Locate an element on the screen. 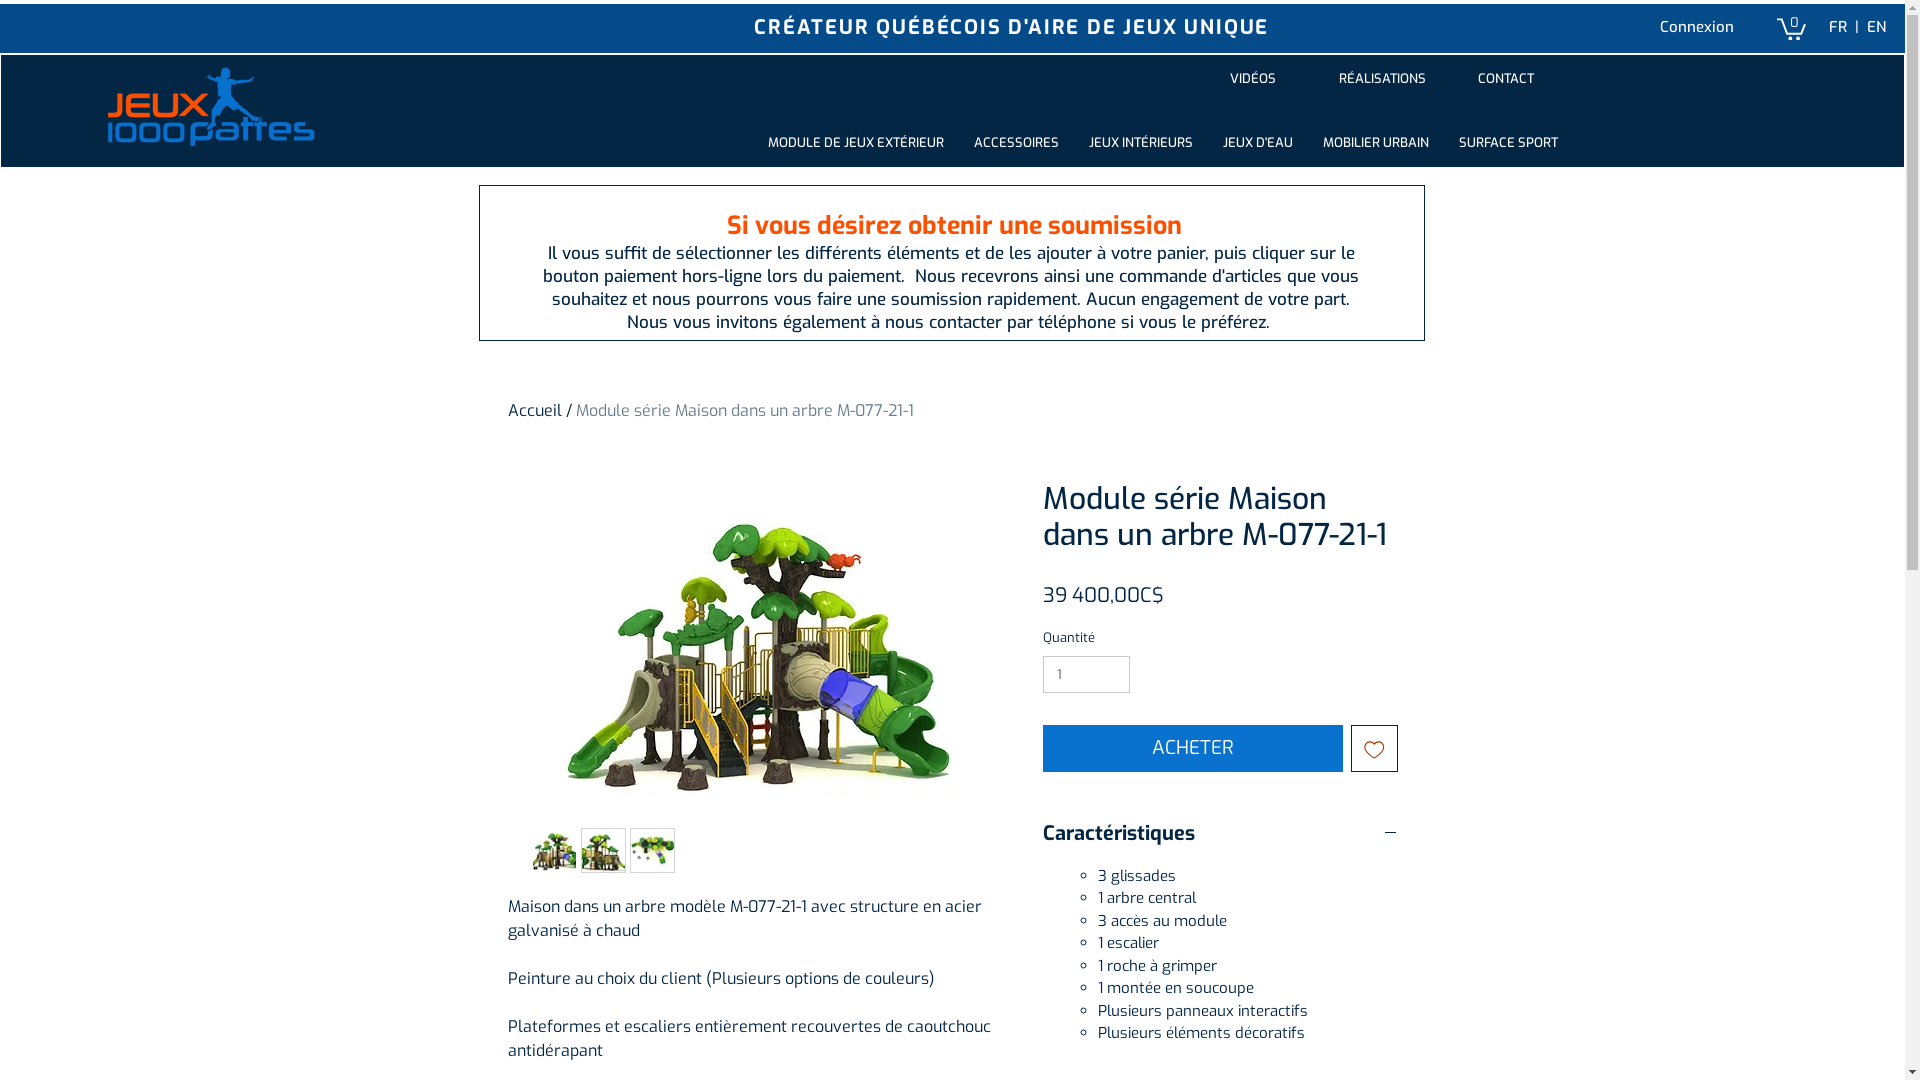 The width and height of the screenshot is (1920, 1080). 'EN' is located at coordinates (1874, 27).